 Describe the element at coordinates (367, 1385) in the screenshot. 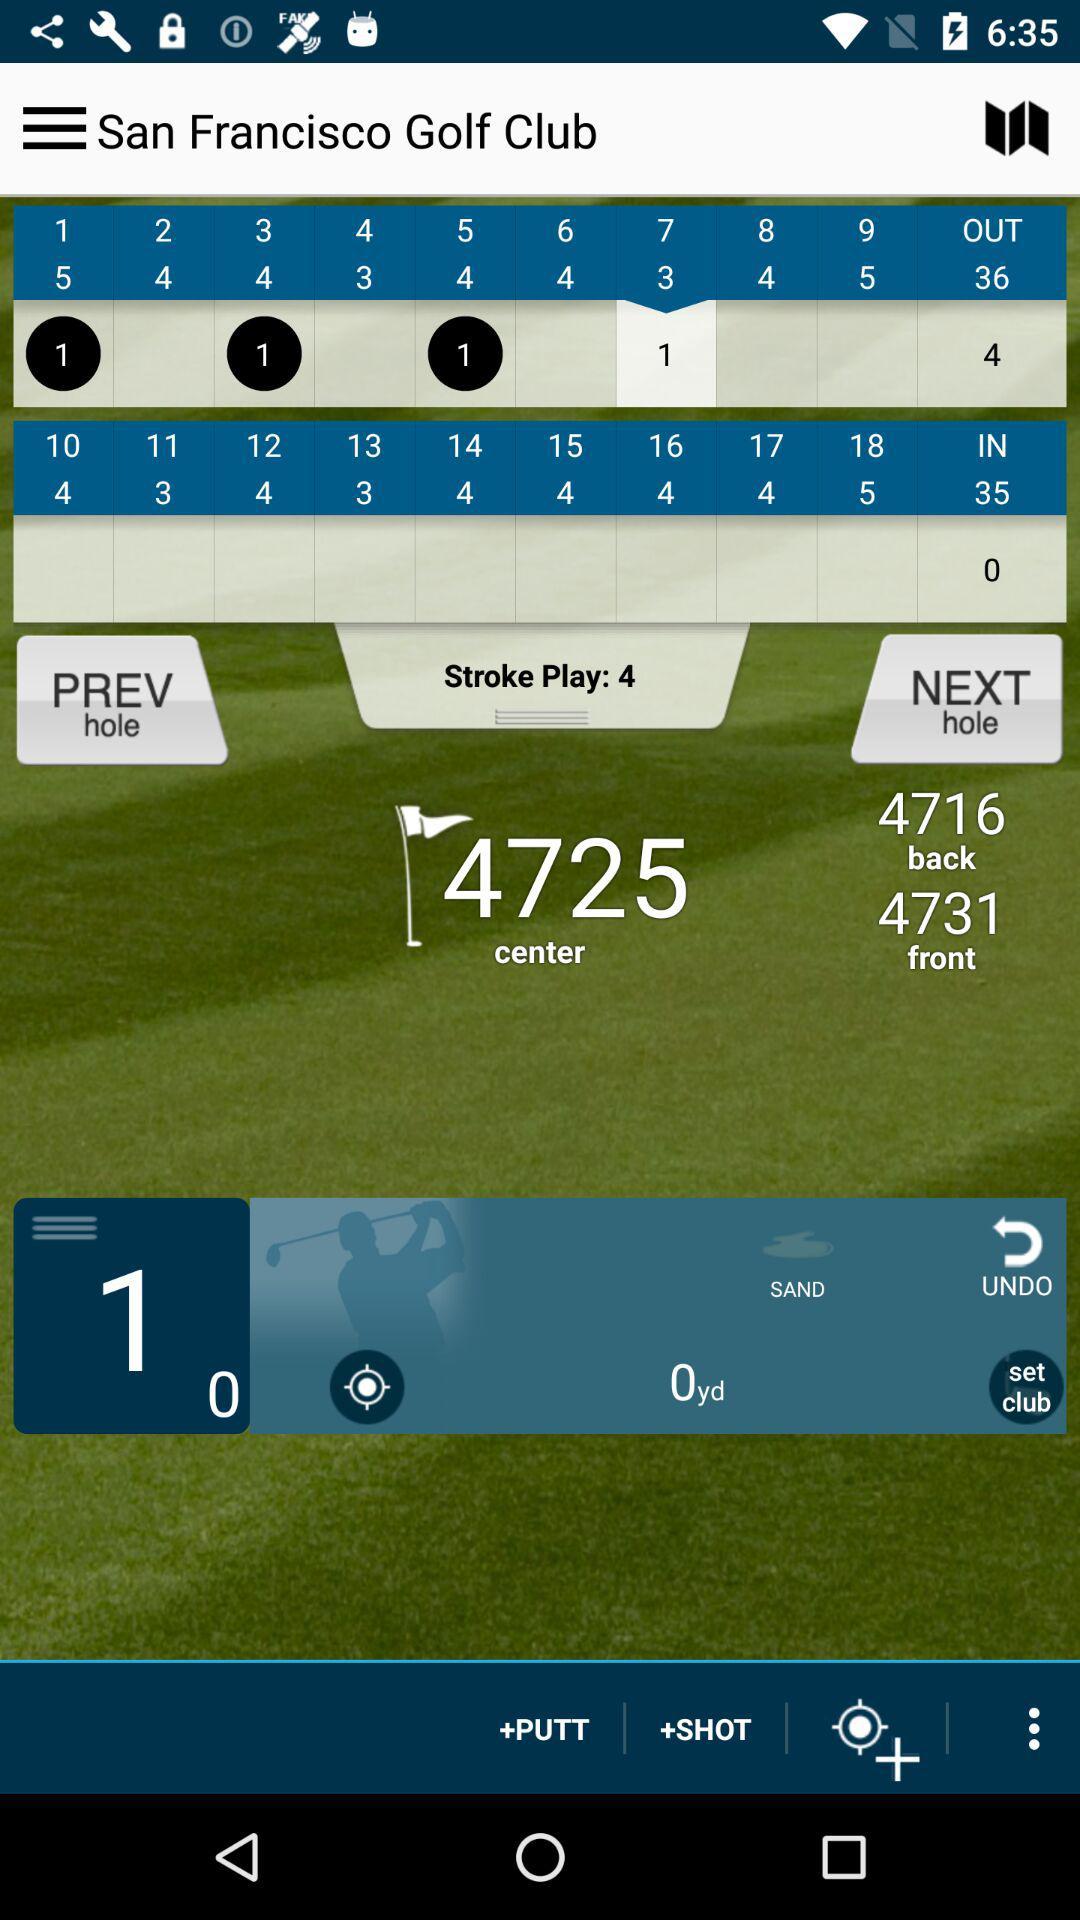

I see `use your location` at that location.